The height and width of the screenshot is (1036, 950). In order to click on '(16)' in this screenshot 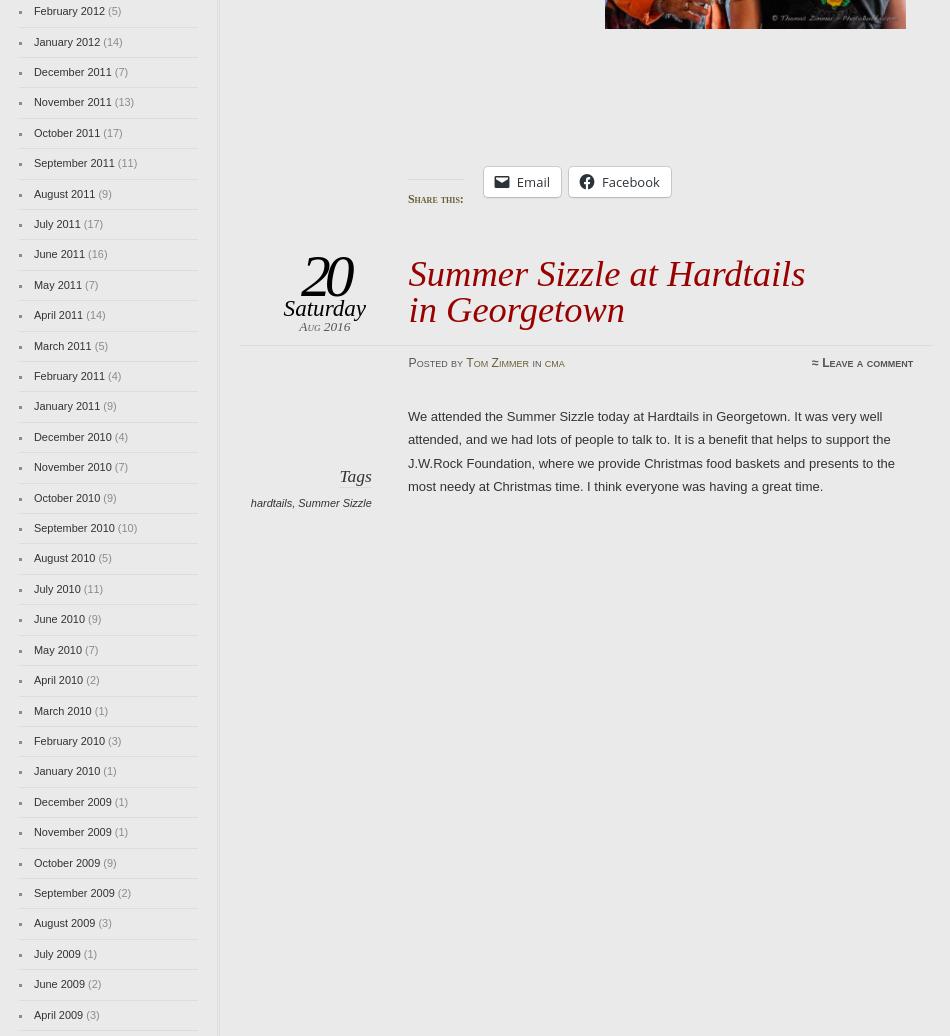, I will do `click(96, 254)`.